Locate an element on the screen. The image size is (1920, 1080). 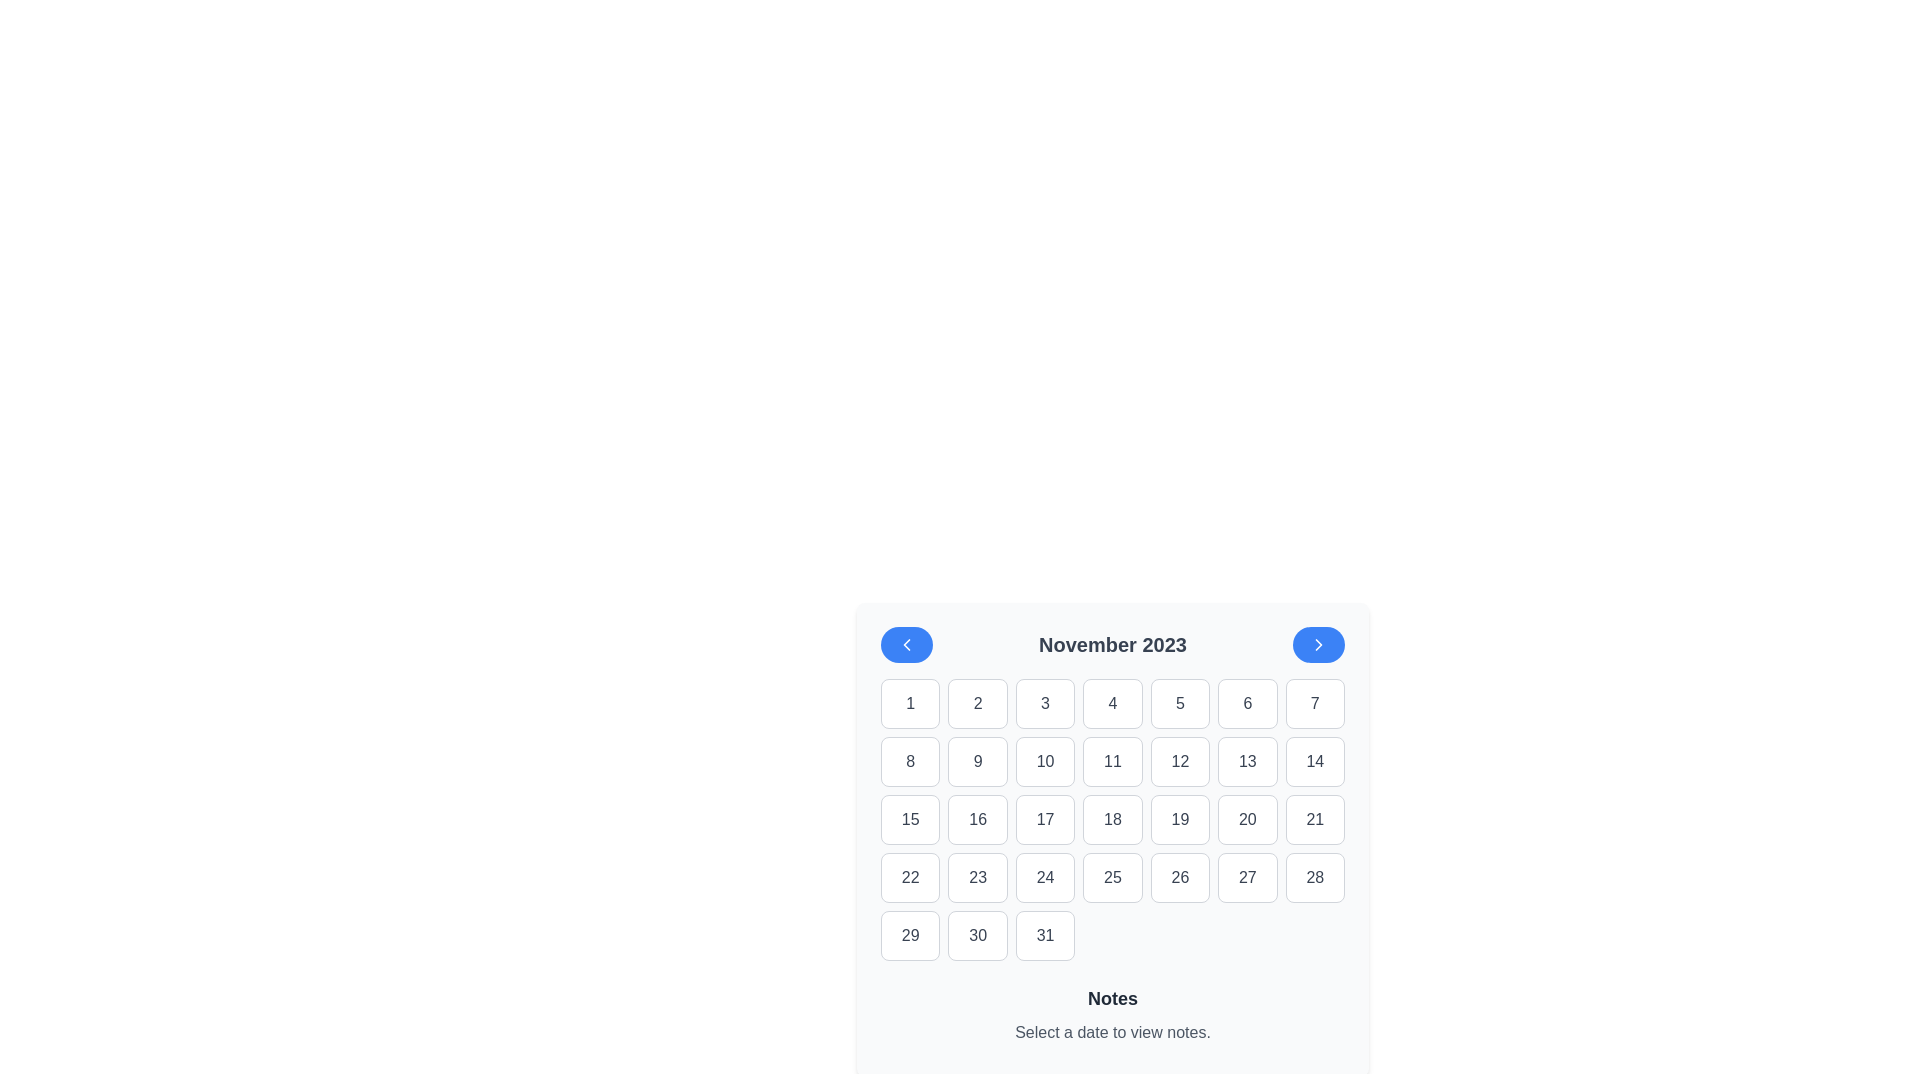
the button representing the 14th day of the month in the calendar interface is located at coordinates (1315, 762).